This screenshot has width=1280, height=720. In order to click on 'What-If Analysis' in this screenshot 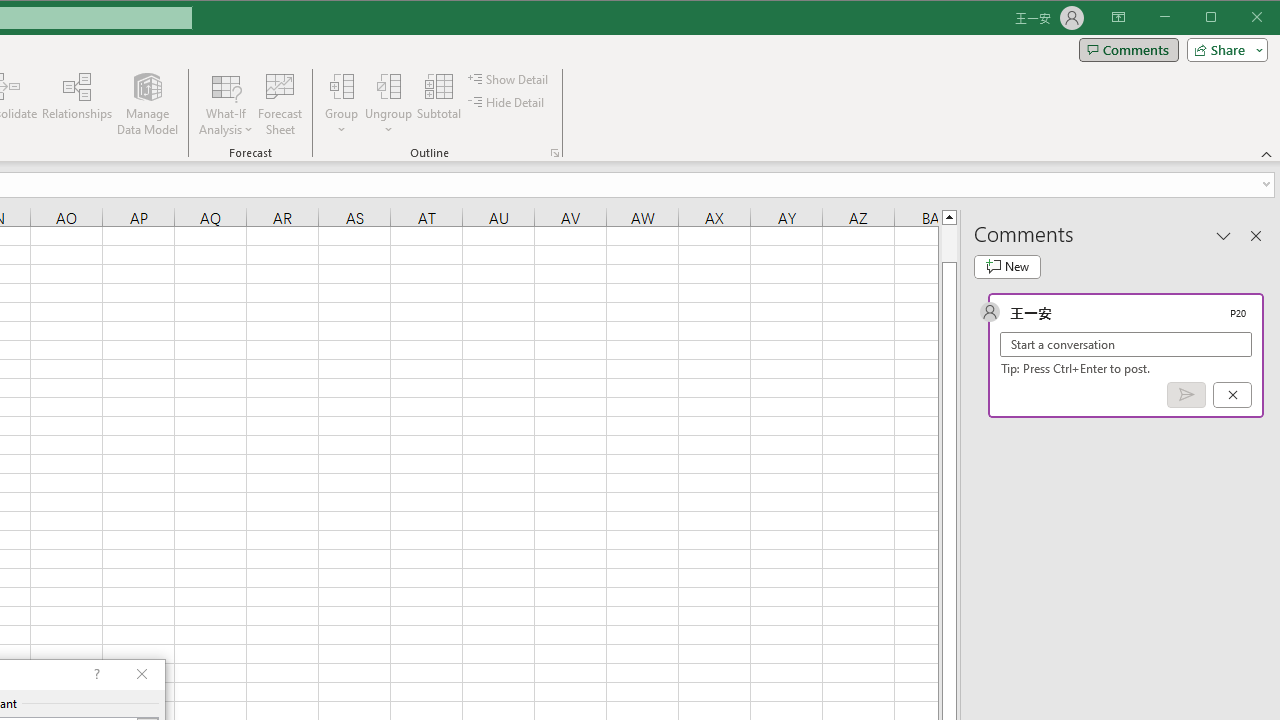, I will do `click(226, 104)`.